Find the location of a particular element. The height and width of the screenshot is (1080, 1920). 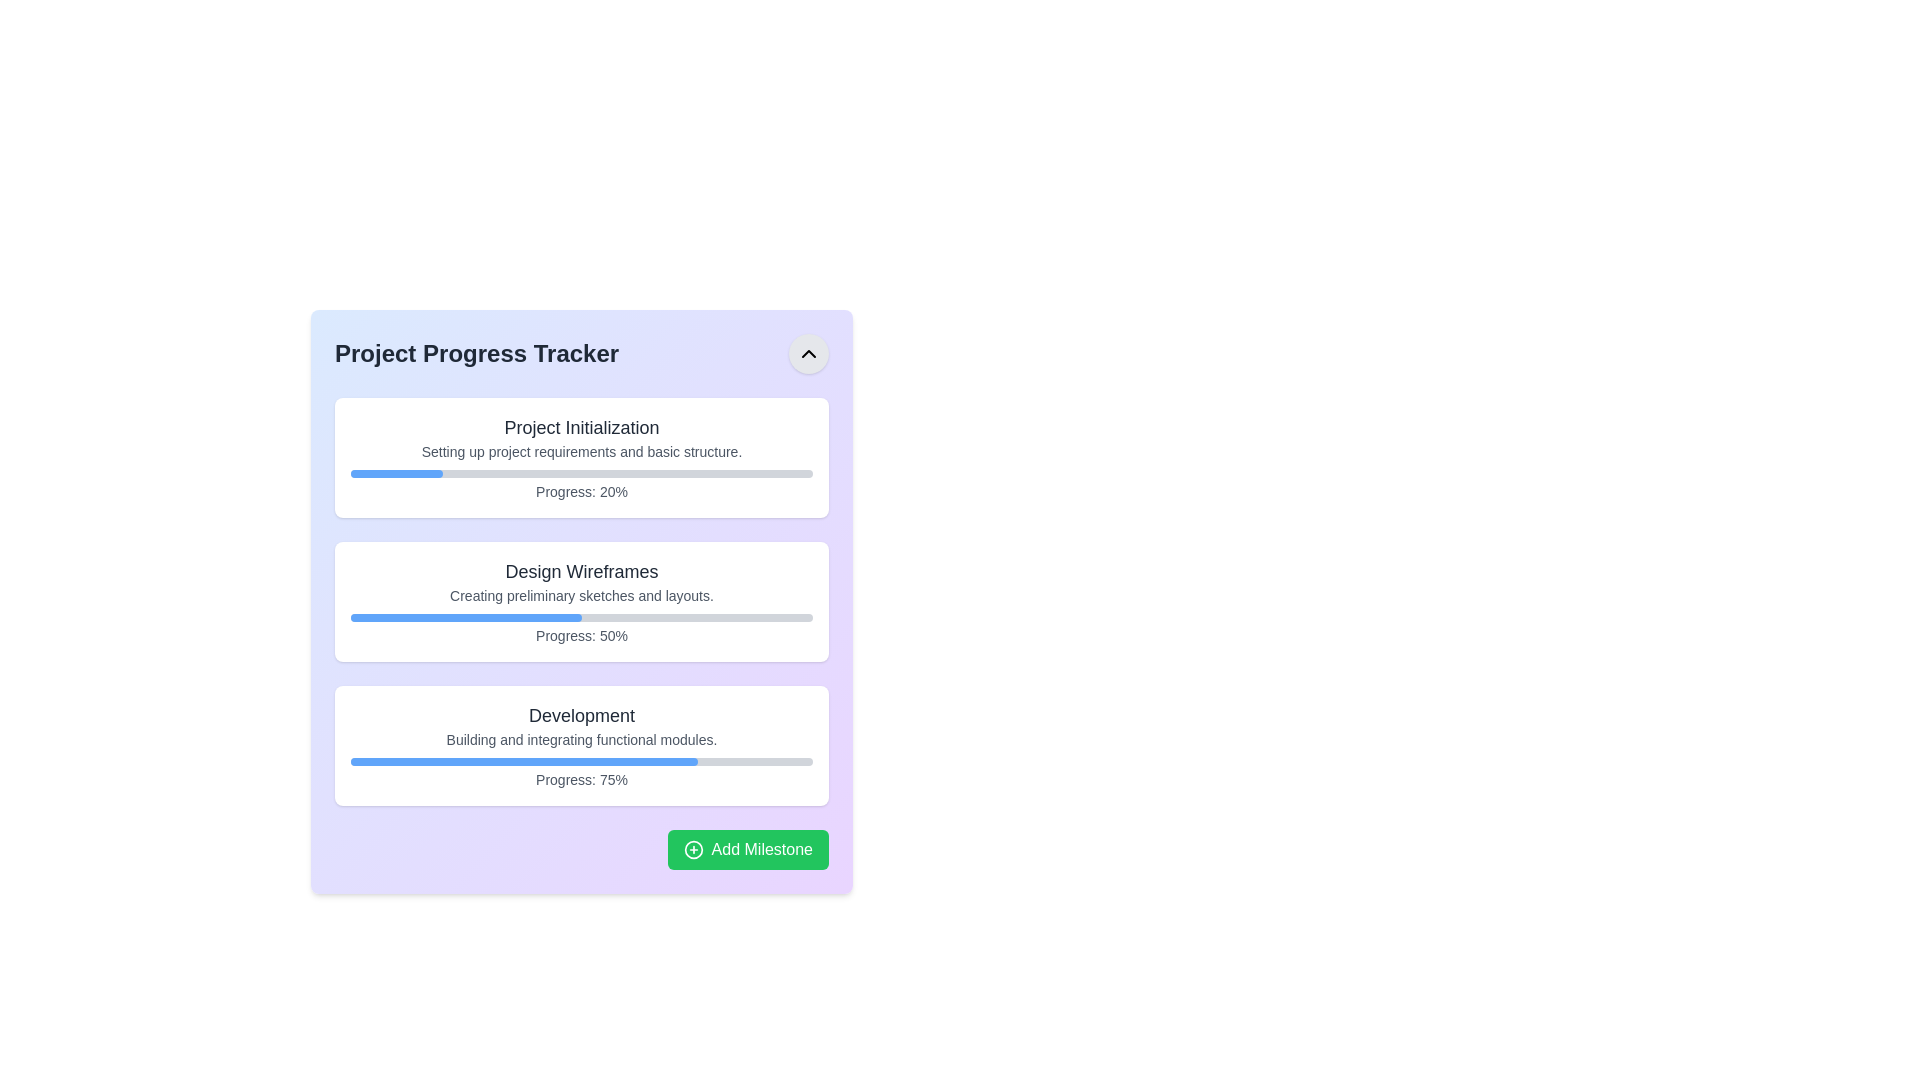

the static text displaying the progress status 'Progress: 75%' located below the progress bar in the 'Development' section is located at coordinates (580, 778).